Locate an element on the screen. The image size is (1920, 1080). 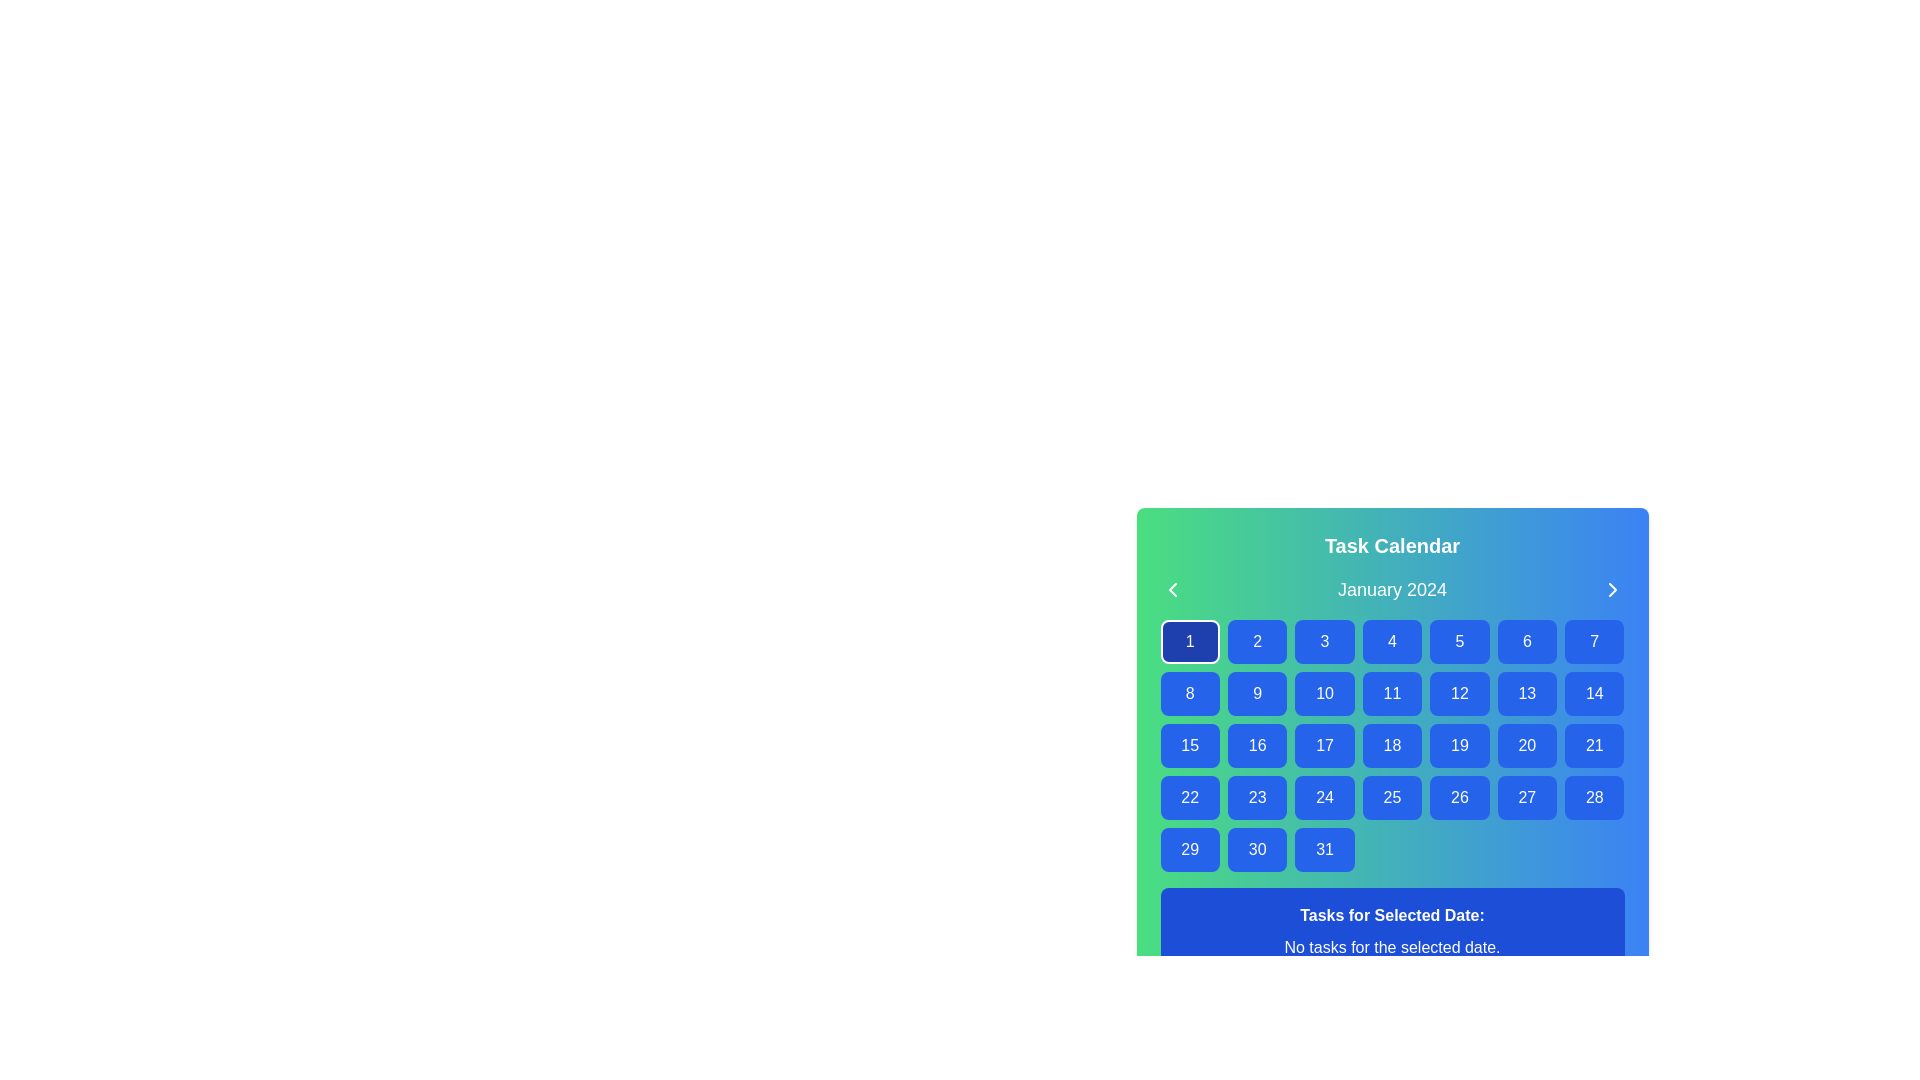
the selectable date button located in the fourth row, second from the left in a calendar UI grid layout is located at coordinates (1256, 797).